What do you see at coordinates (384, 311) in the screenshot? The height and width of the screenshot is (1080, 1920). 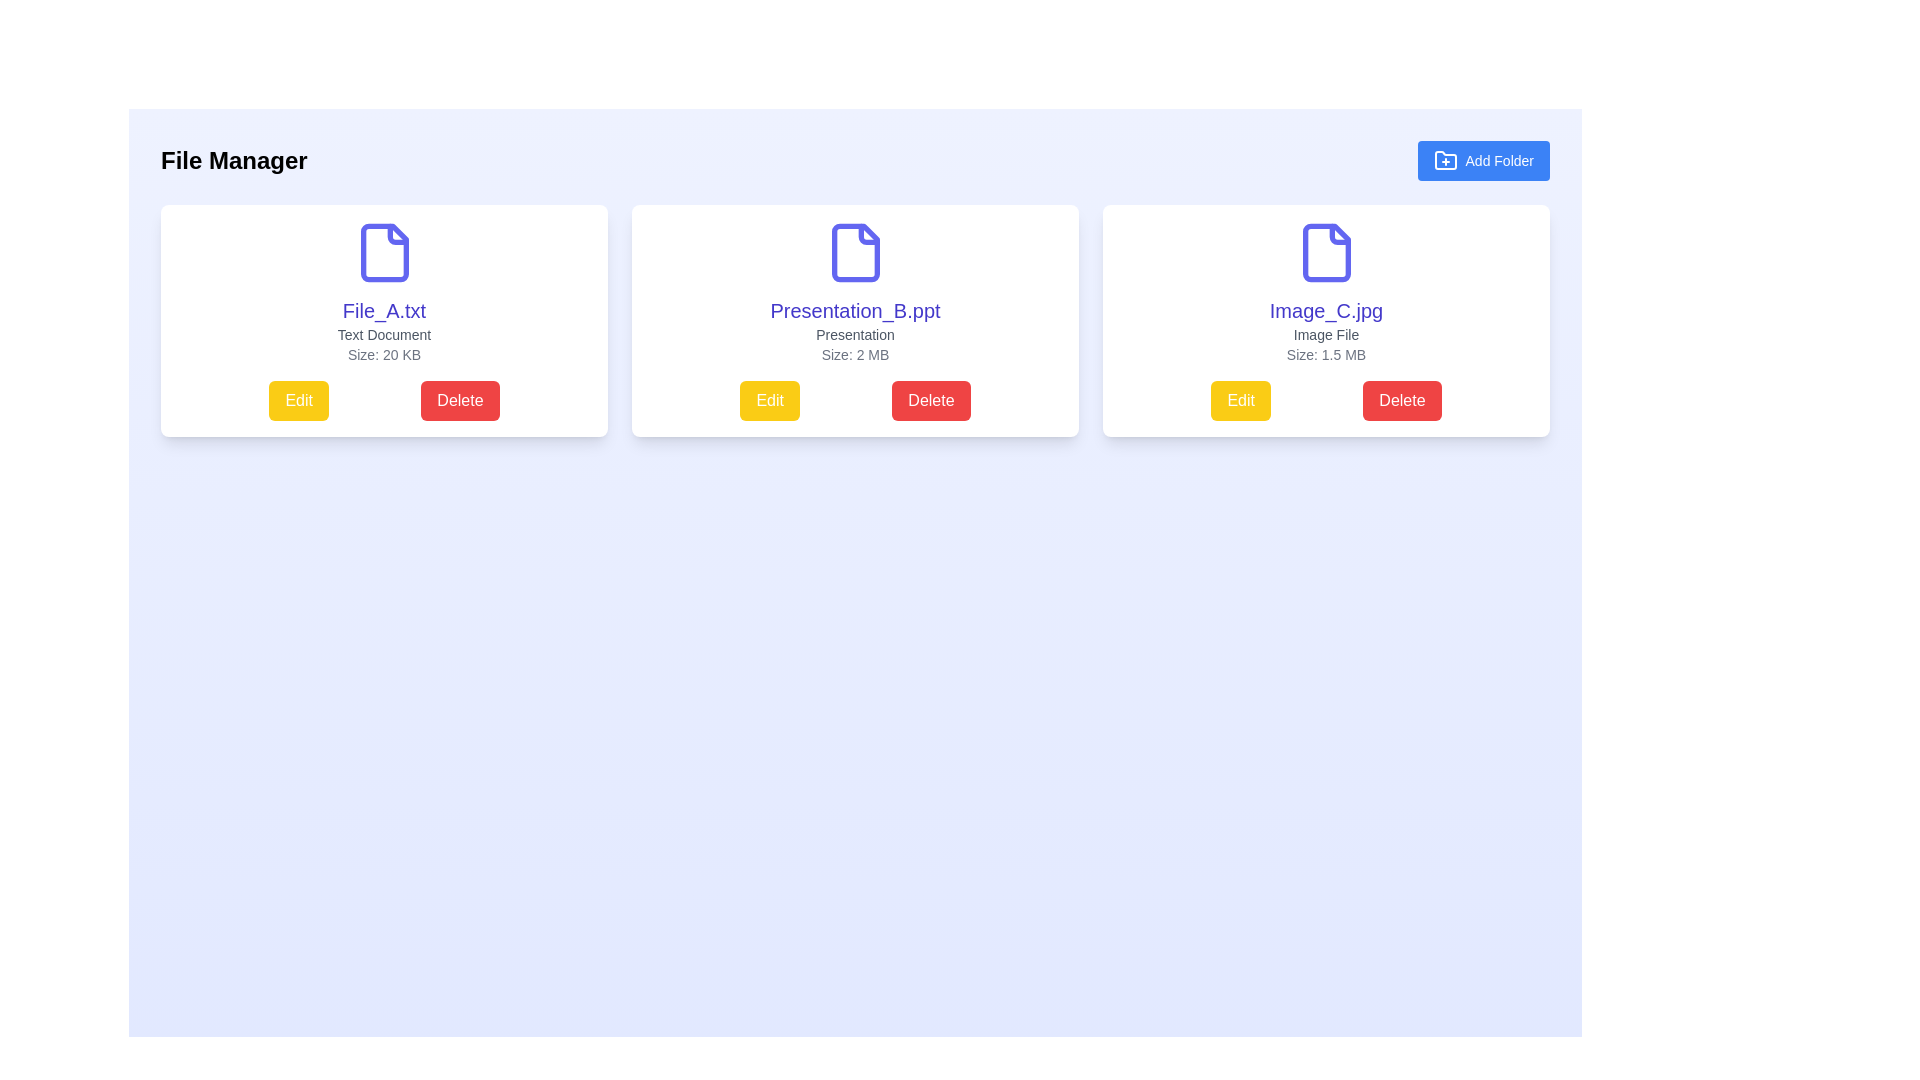 I see `the static text label displaying the name of the file, located above the 'Text Document' descriptor and 'Size: 20 KB' indication, to trigger a visual highlight or tooltip` at bounding box center [384, 311].